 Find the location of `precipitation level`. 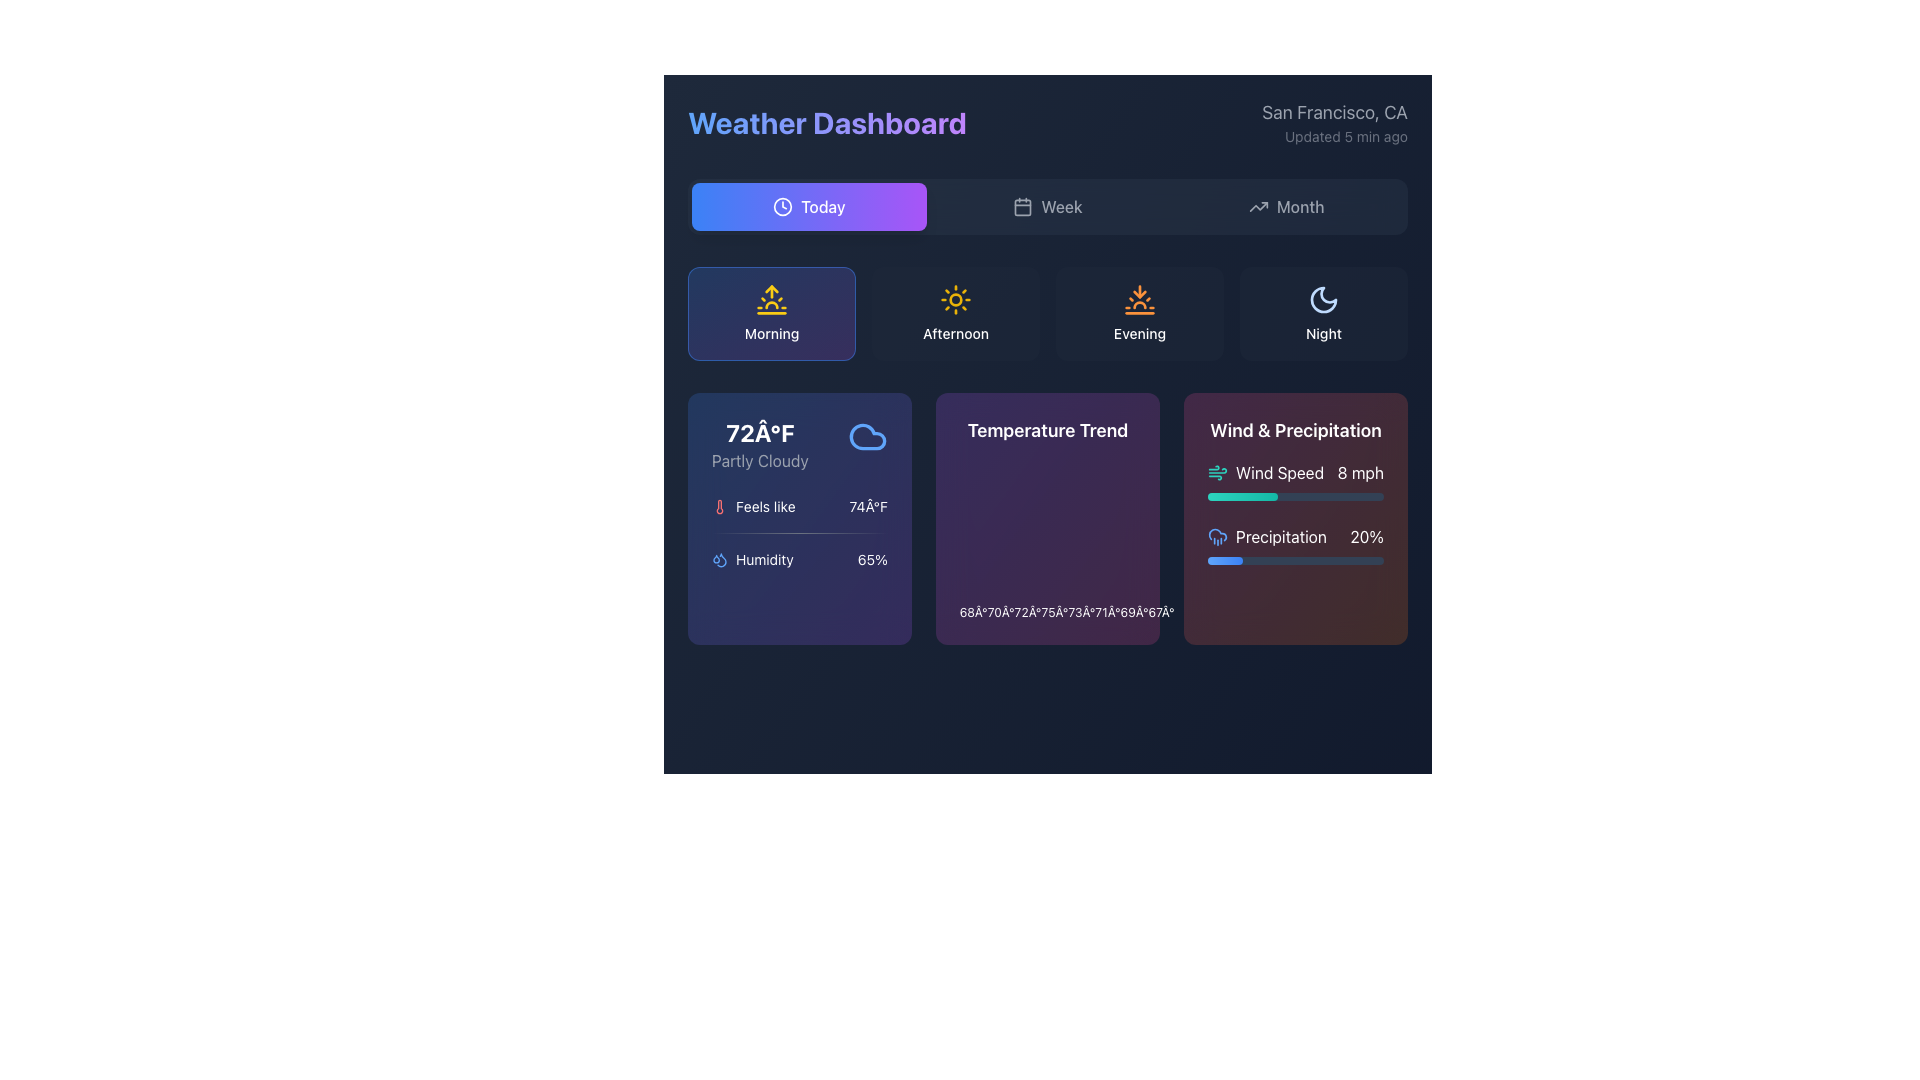

precipitation level is located at coordinates (1277, 496).